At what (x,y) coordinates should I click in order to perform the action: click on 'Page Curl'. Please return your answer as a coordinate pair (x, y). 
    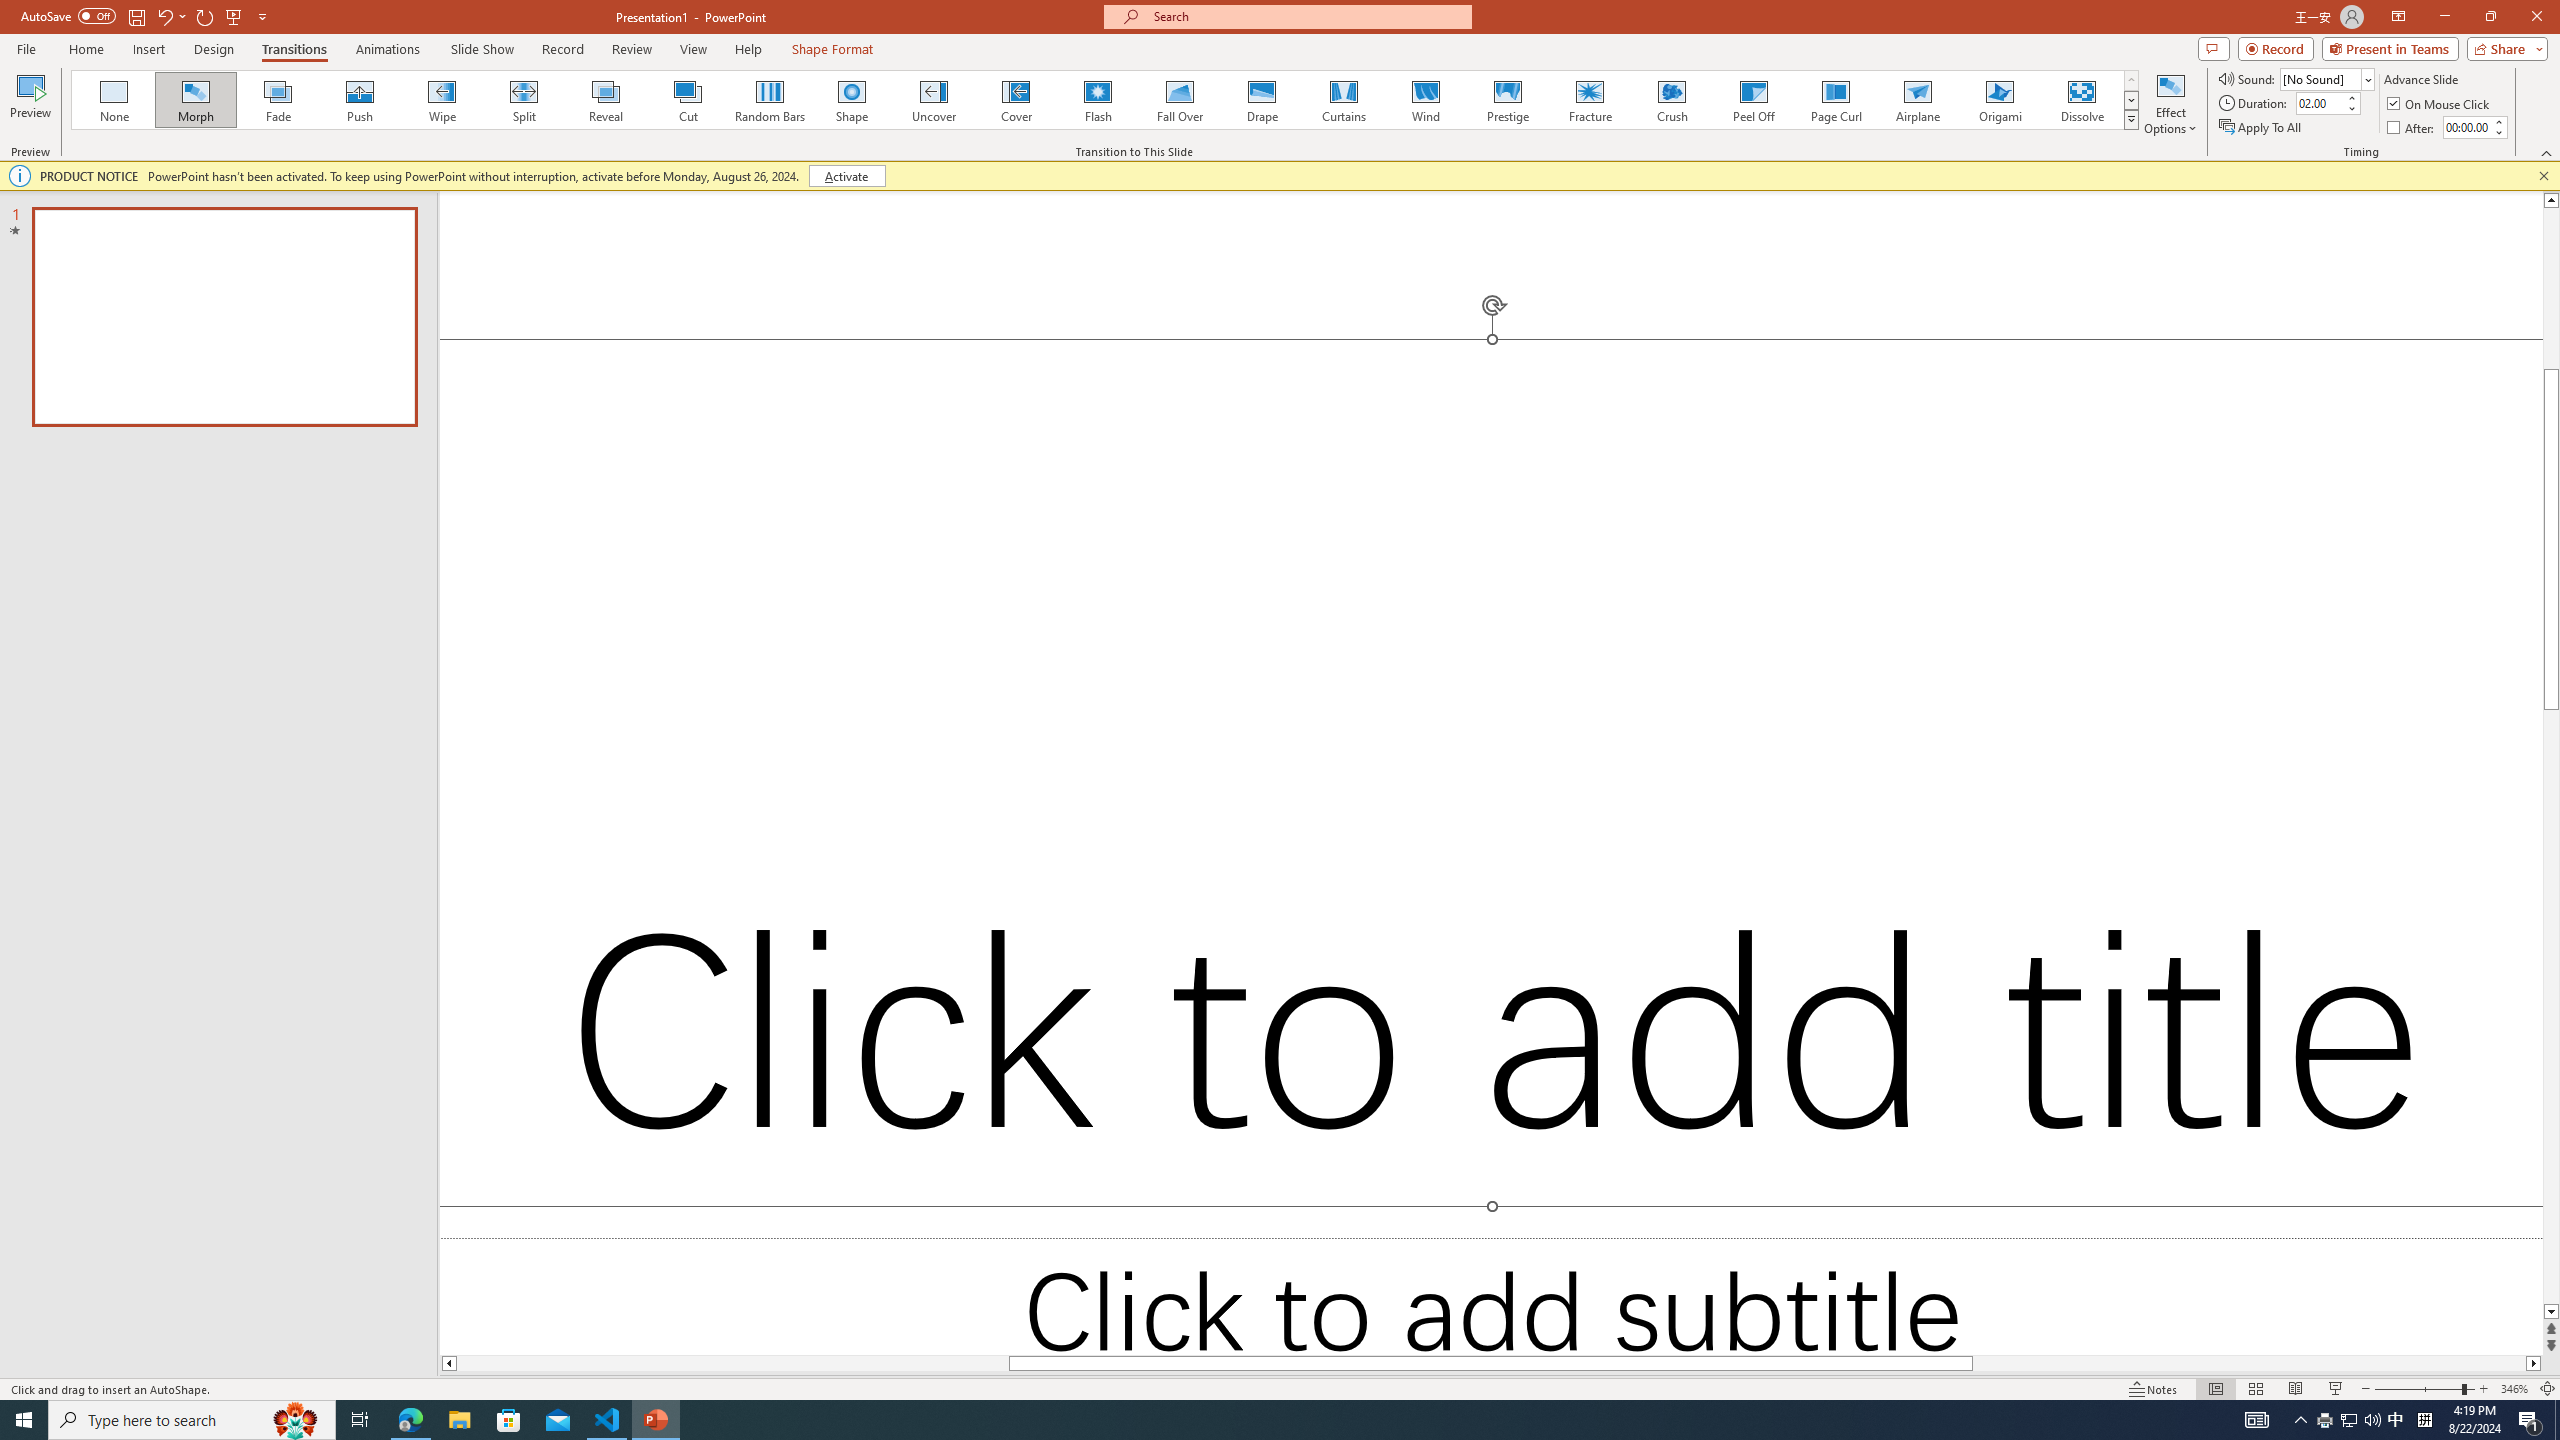
    Looking at the image, I should click on (1834, 99).